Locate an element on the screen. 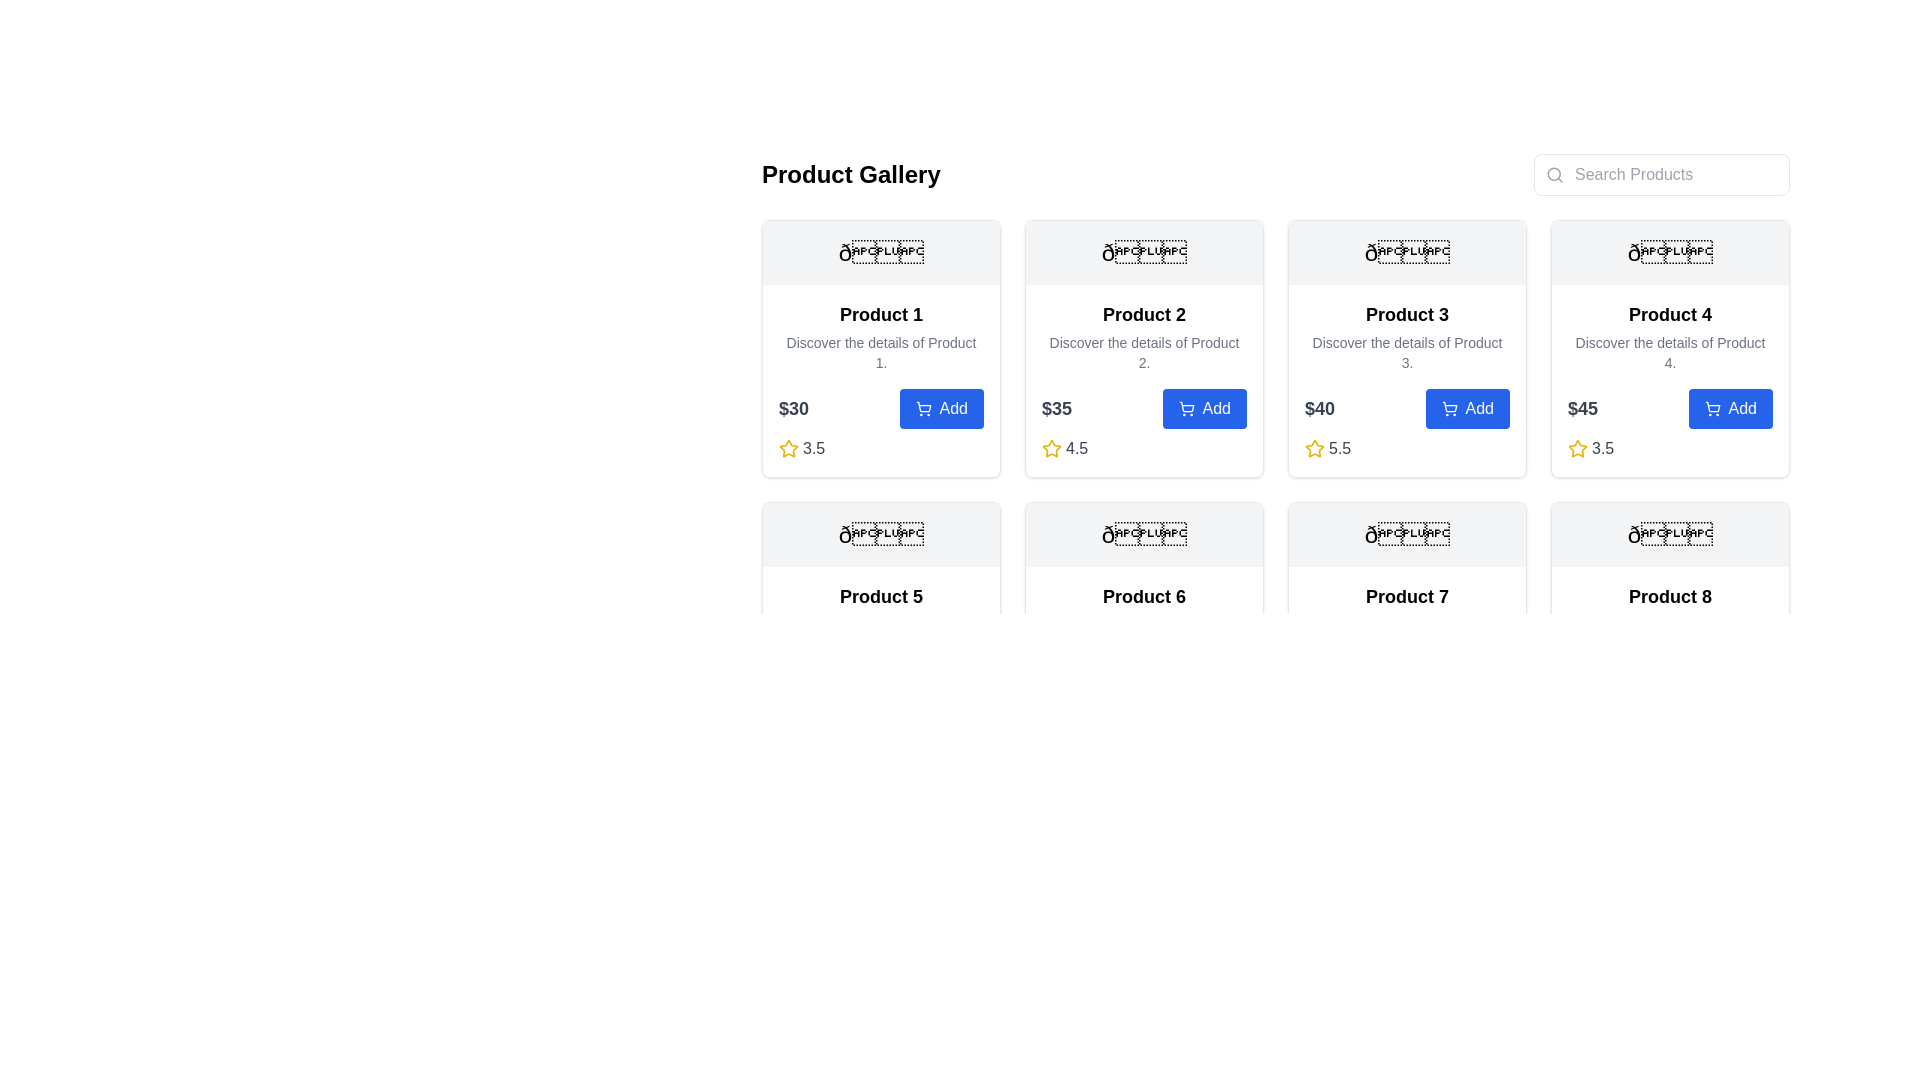 The image size is (1920, 1080). the main body of the shopping cart icon within the 'Add' button section of the fourth product card in the product gallery grid is located at coordinates (1711, 406).